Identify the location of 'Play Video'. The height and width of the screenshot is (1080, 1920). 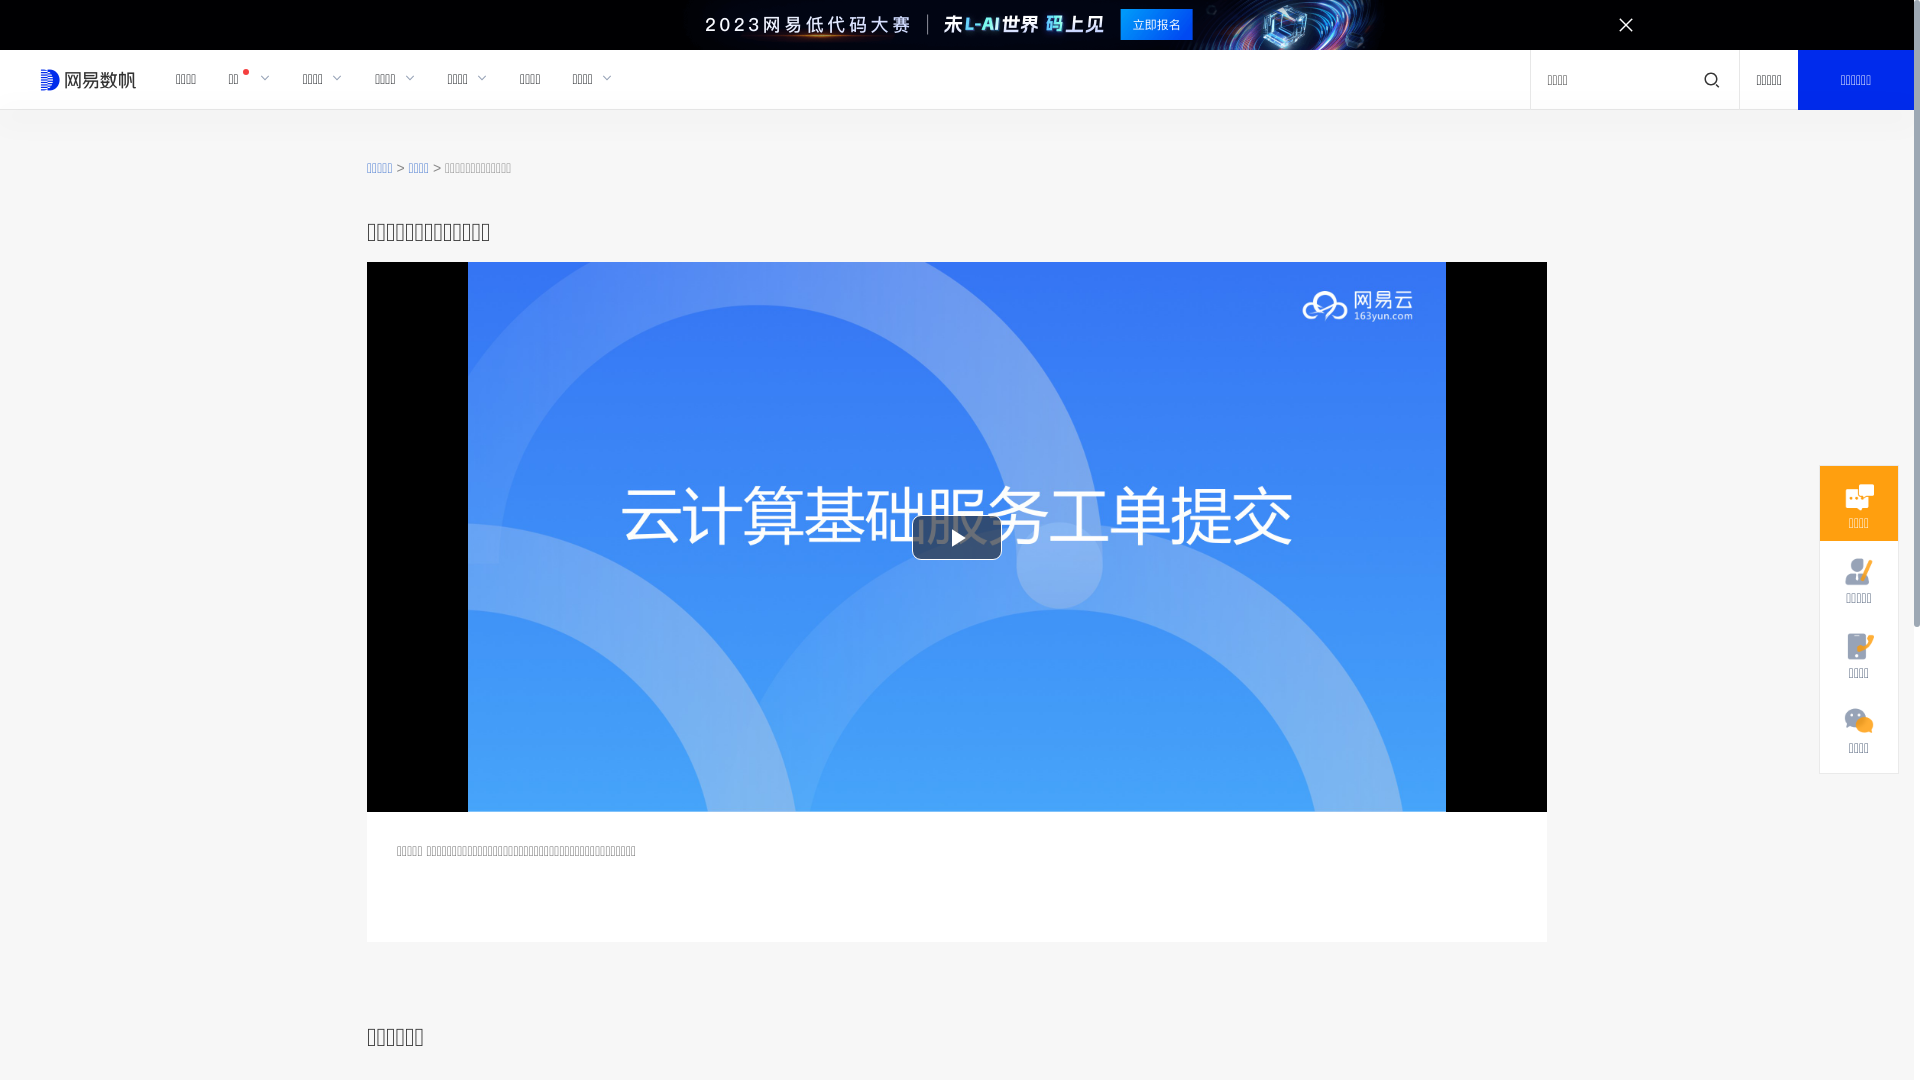
(955, 536).